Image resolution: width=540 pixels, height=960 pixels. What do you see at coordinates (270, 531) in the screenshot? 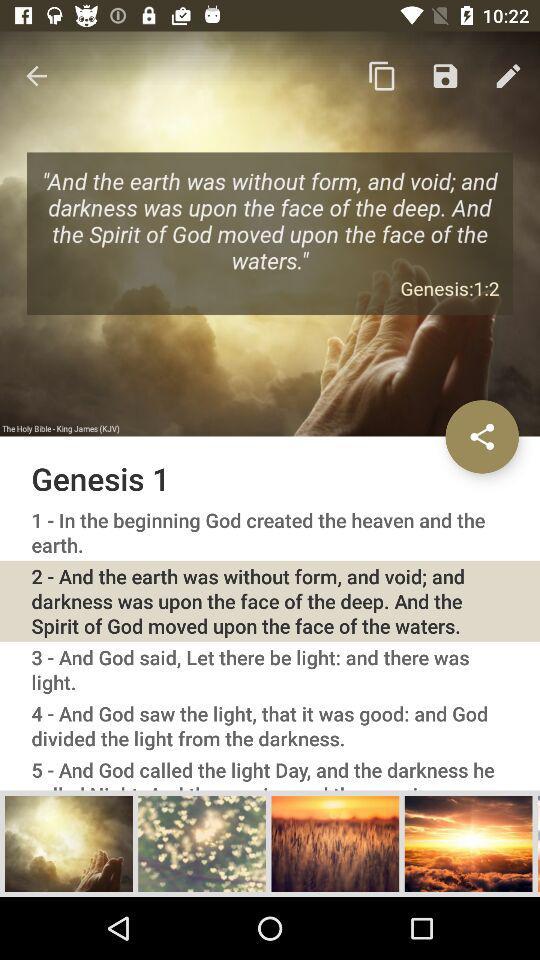
I see `the icon below genesis 1` at bounding box center [270, 531].